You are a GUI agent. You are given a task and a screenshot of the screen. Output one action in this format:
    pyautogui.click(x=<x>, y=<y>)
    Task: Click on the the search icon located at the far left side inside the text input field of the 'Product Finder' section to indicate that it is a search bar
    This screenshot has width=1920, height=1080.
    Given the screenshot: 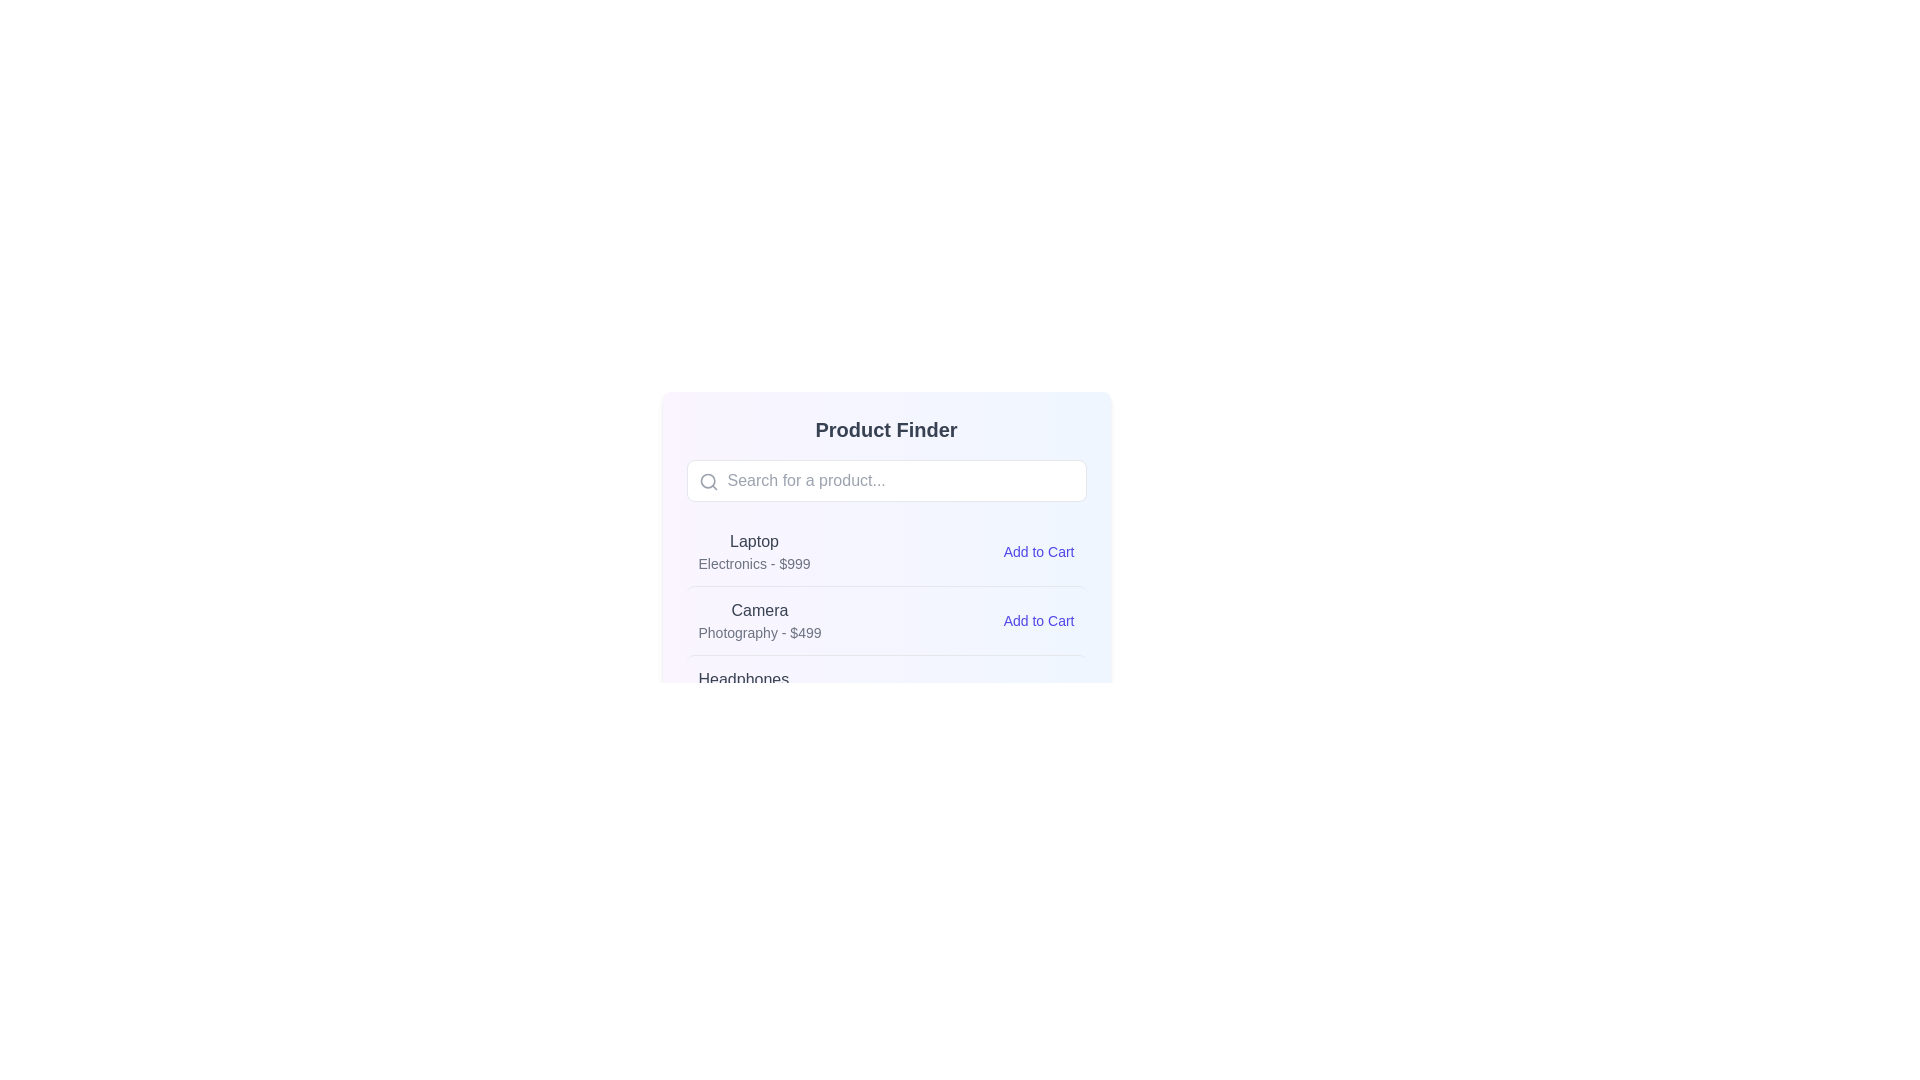 What is the action you would take?
    pyautogui.click(x=708, y=482)
    